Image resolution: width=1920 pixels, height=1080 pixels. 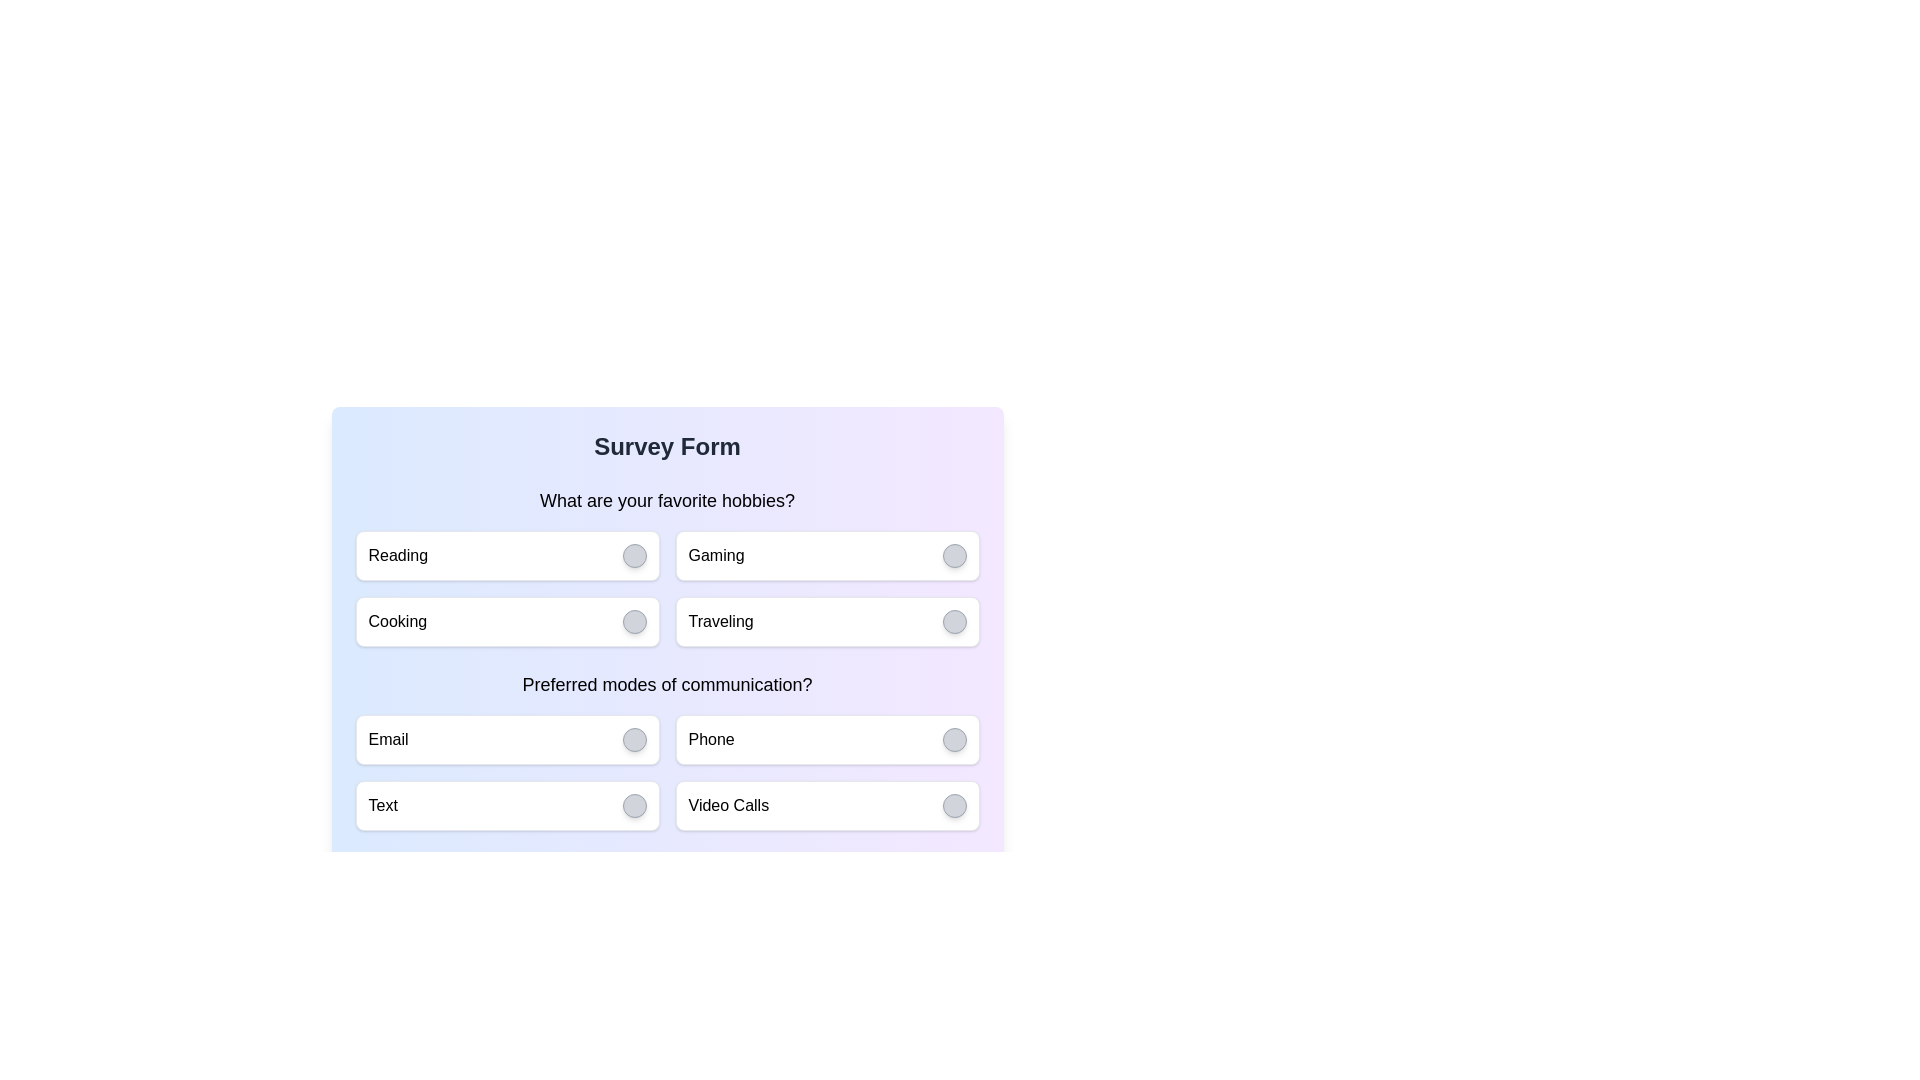 I want to click on the text label displaying 'Text' located in the bottom left of the form under 'Preferred modes of communication?', so click(x=383, y=805).